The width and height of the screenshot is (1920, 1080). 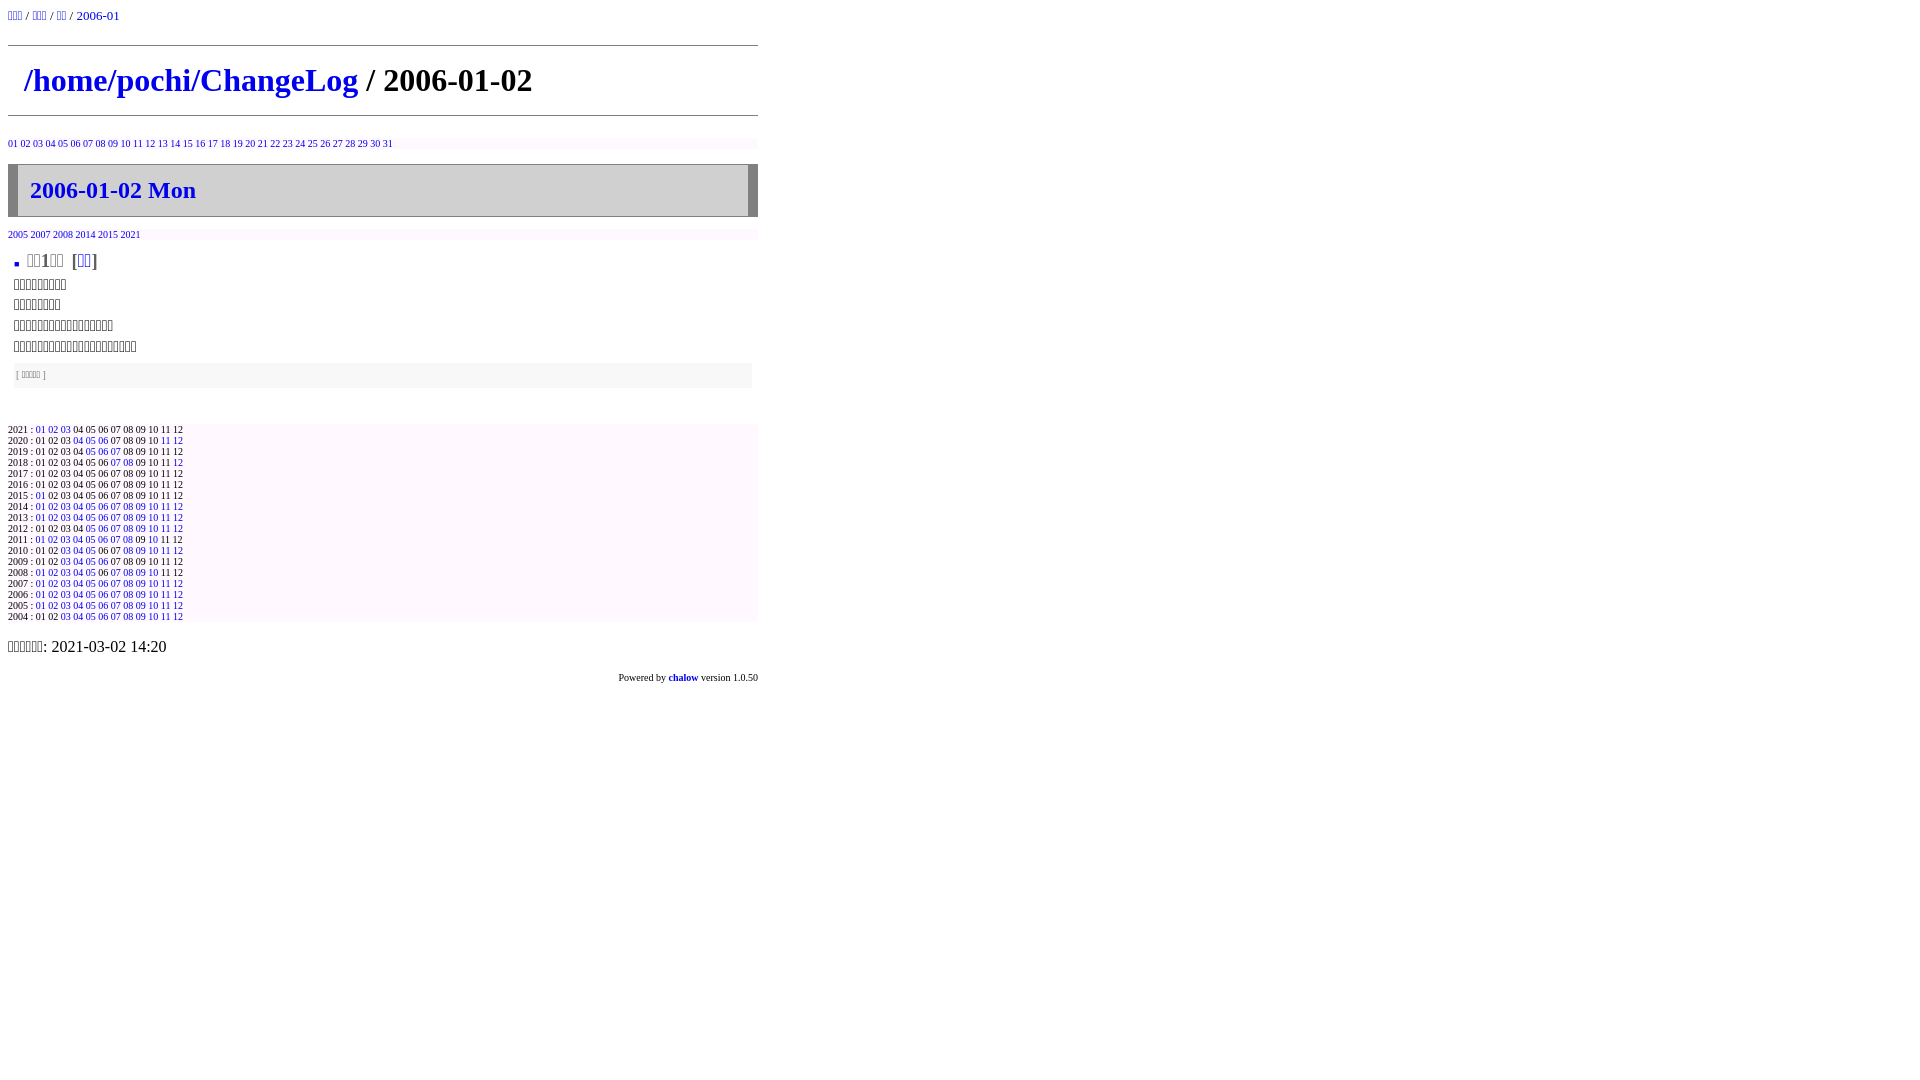 What do you see at coordinates (127, 550) in the screenshot?
I see `'08'` at bounding box center [127, 550].